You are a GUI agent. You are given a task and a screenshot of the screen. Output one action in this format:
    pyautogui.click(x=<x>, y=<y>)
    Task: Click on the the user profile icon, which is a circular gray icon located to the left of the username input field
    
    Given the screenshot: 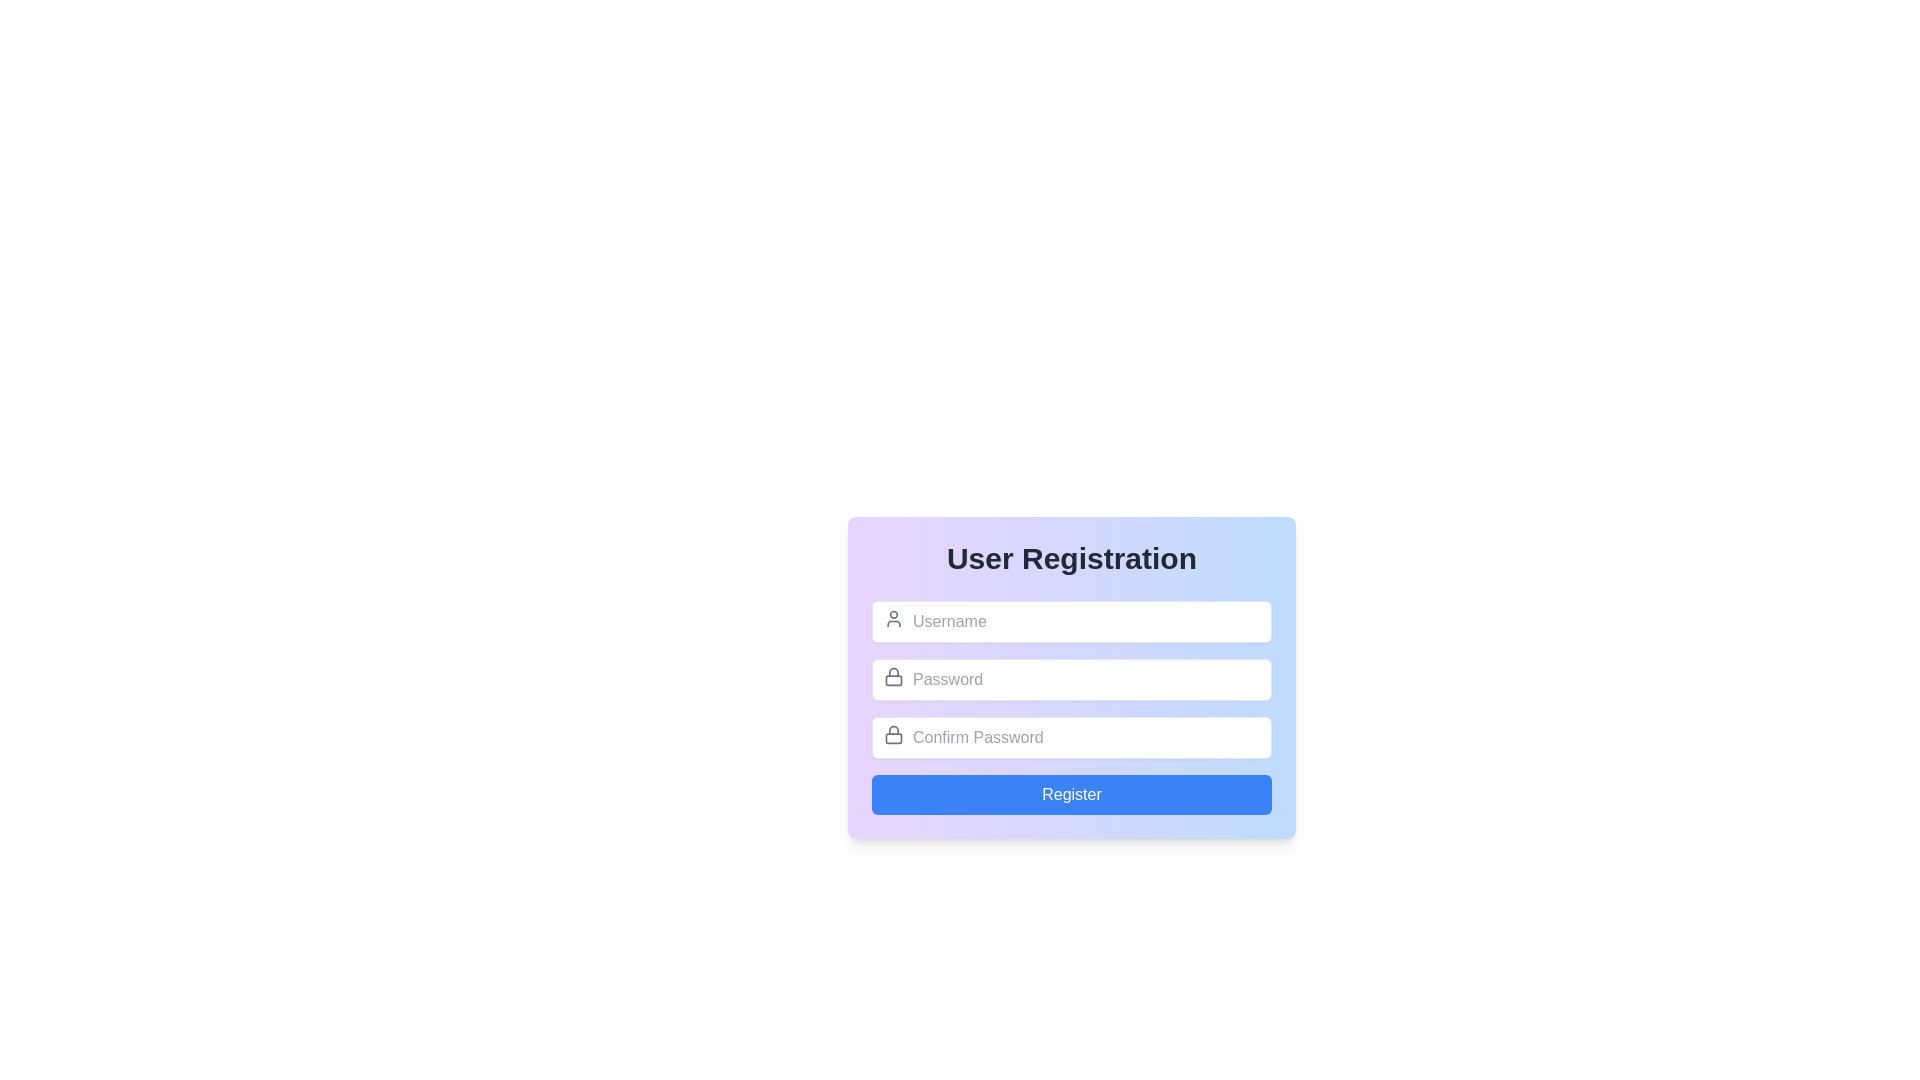 What is the action you would take?
    pyautogui.click(x=892, y=617)
    